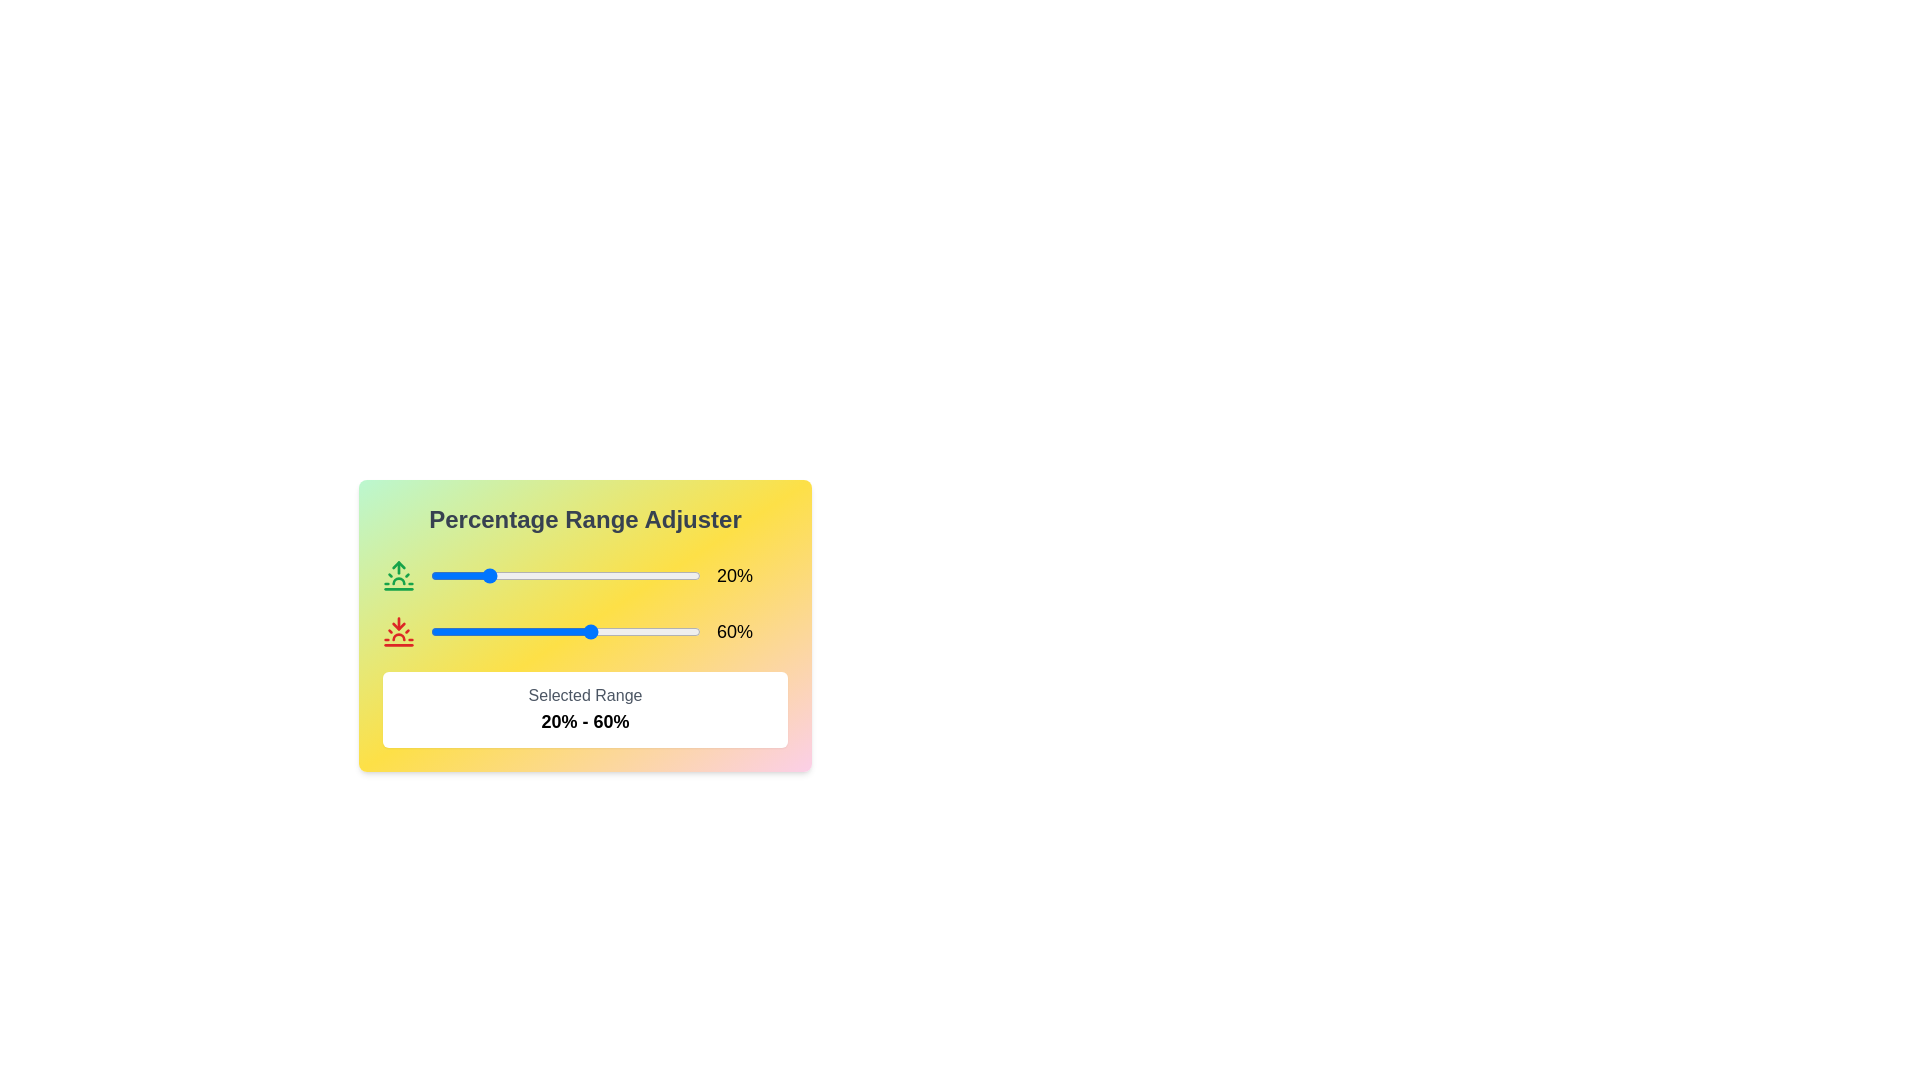 The height and width of the screenshot is (1080, 1920). What do you see at coordinates (443, 575) in the screenshot?
I see `the slider` at bounding box center [443, 575].